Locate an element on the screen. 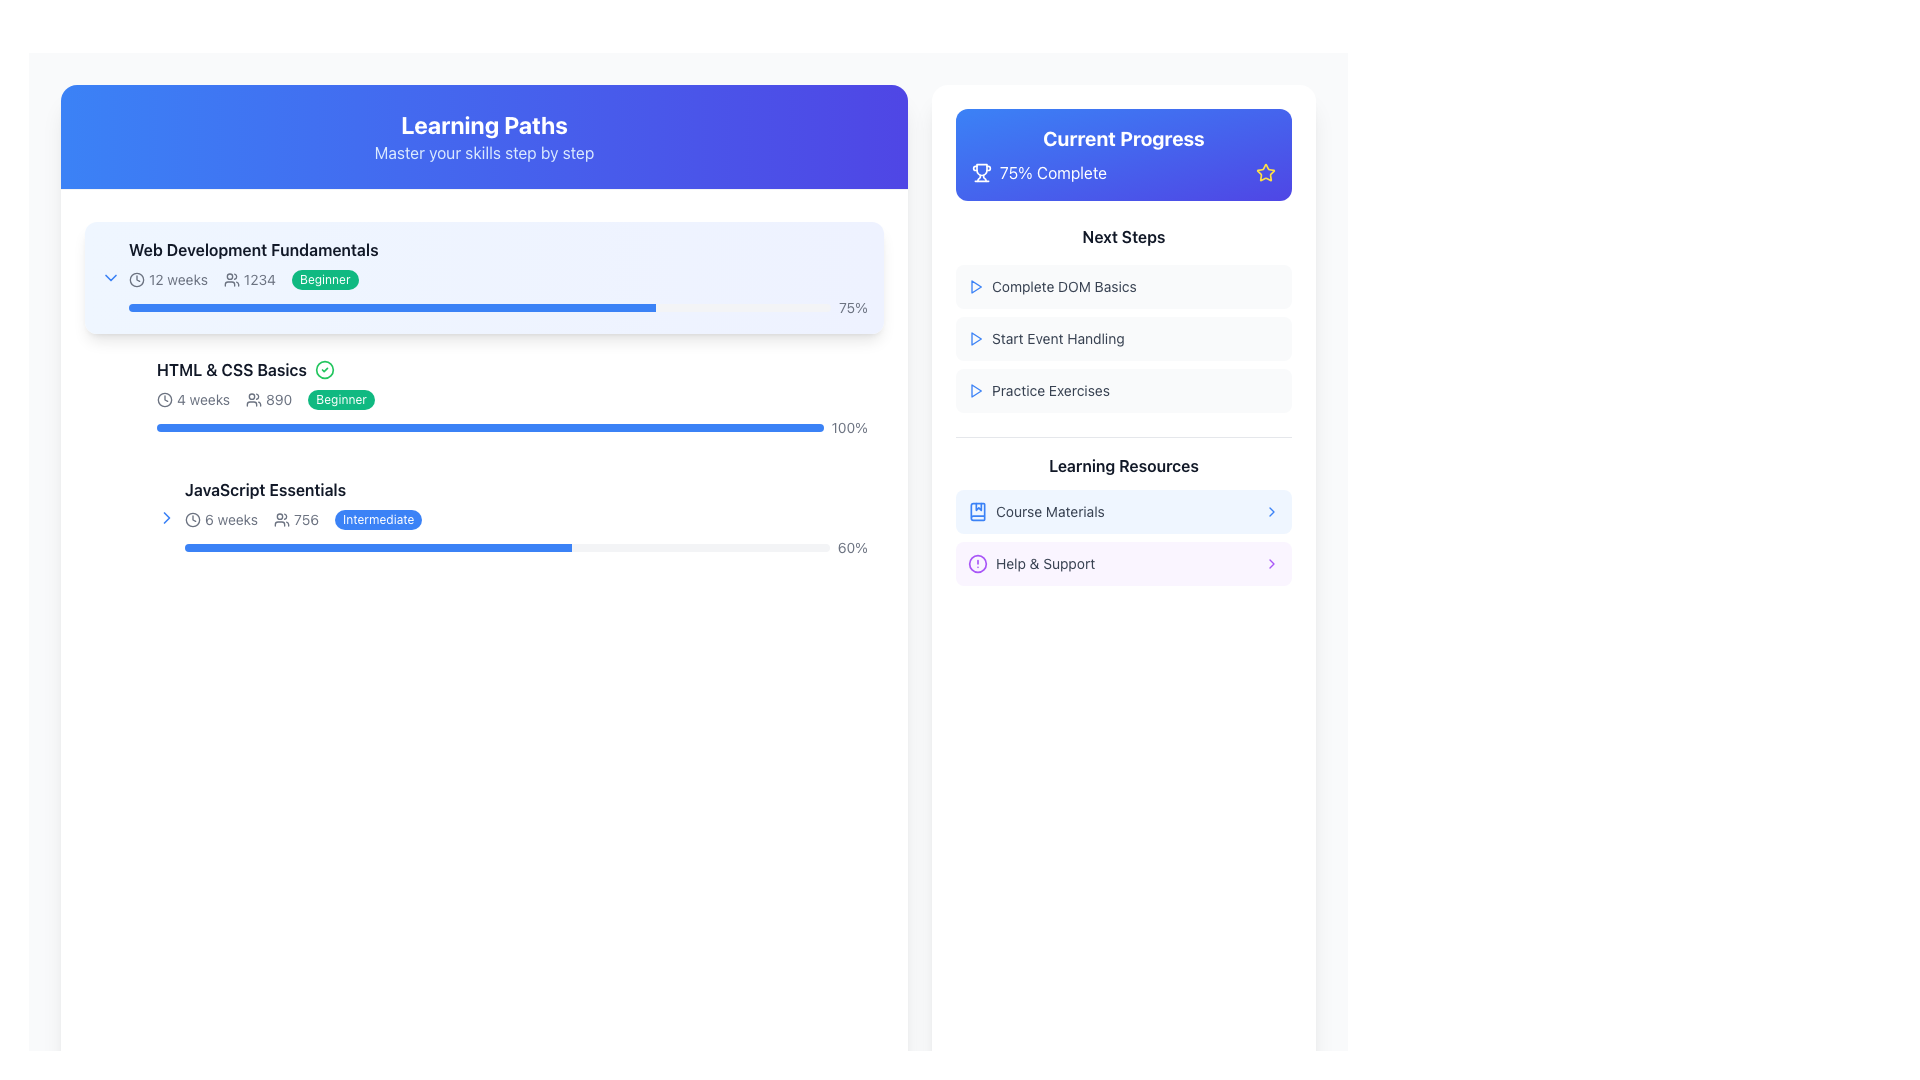 Image resolution: width=1920 pixels, height=1080 pixels. the Course summary item for 'JavaScript Essentials' is located at coordinates (512, 516).